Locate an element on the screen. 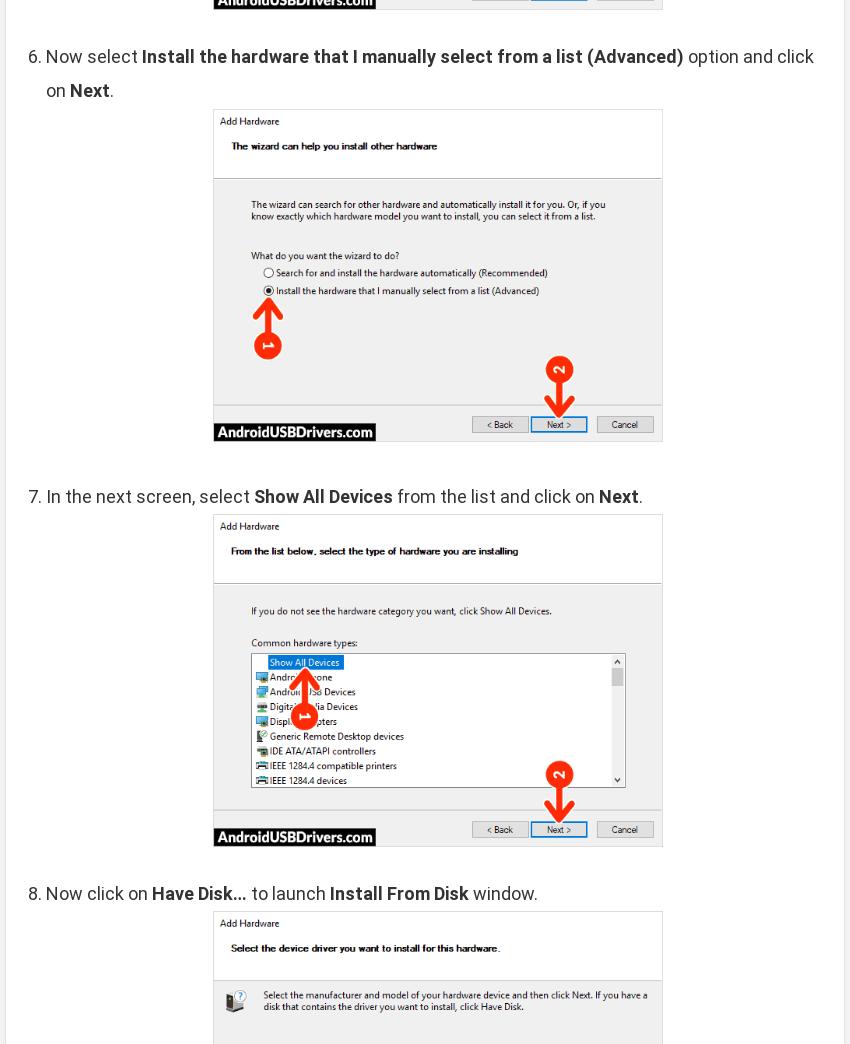 Image resolution: width=850 pixels, height=1044 pixels. 'Install From Disk' is located at coordinates (399, 893).